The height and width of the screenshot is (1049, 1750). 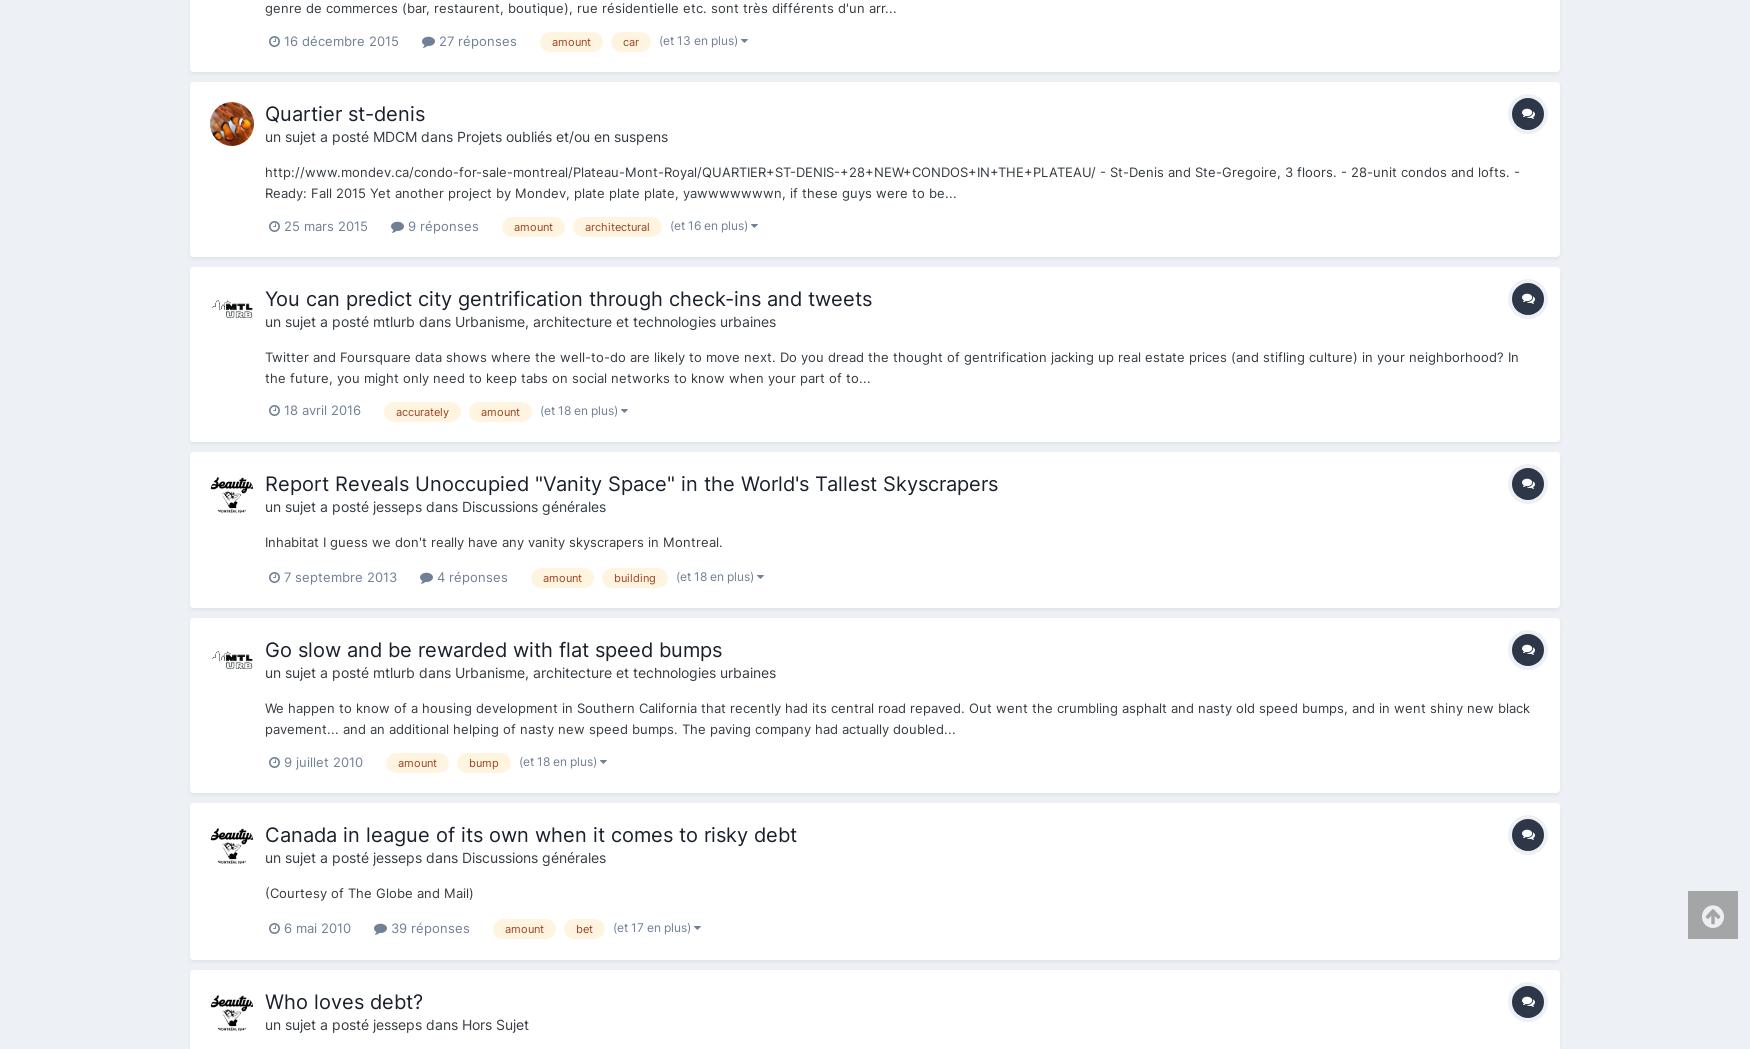 What do you see at coordinates (340, 575) in the screenshot?
I see `'7 septembre 2013'` at bounding box center [340, 575].